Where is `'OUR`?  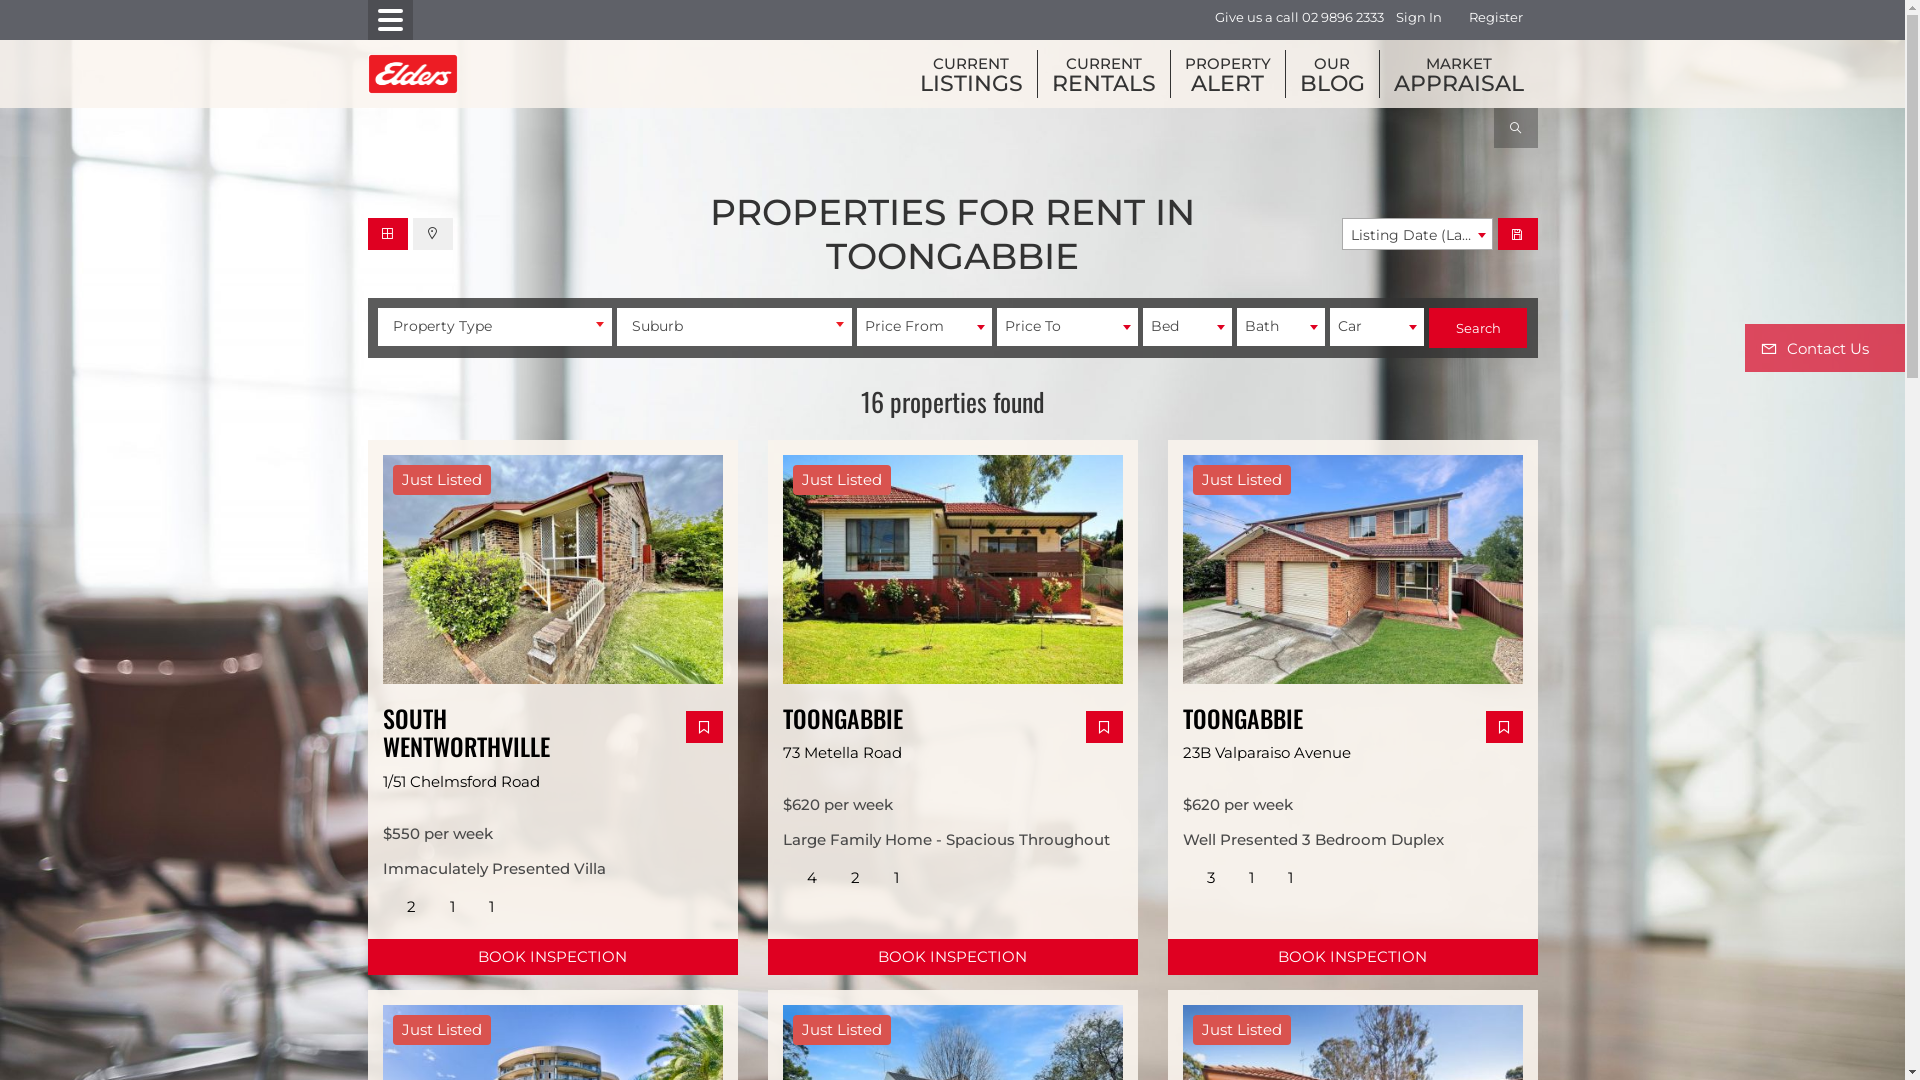 'OUR is located at coordinates (1332, 72).